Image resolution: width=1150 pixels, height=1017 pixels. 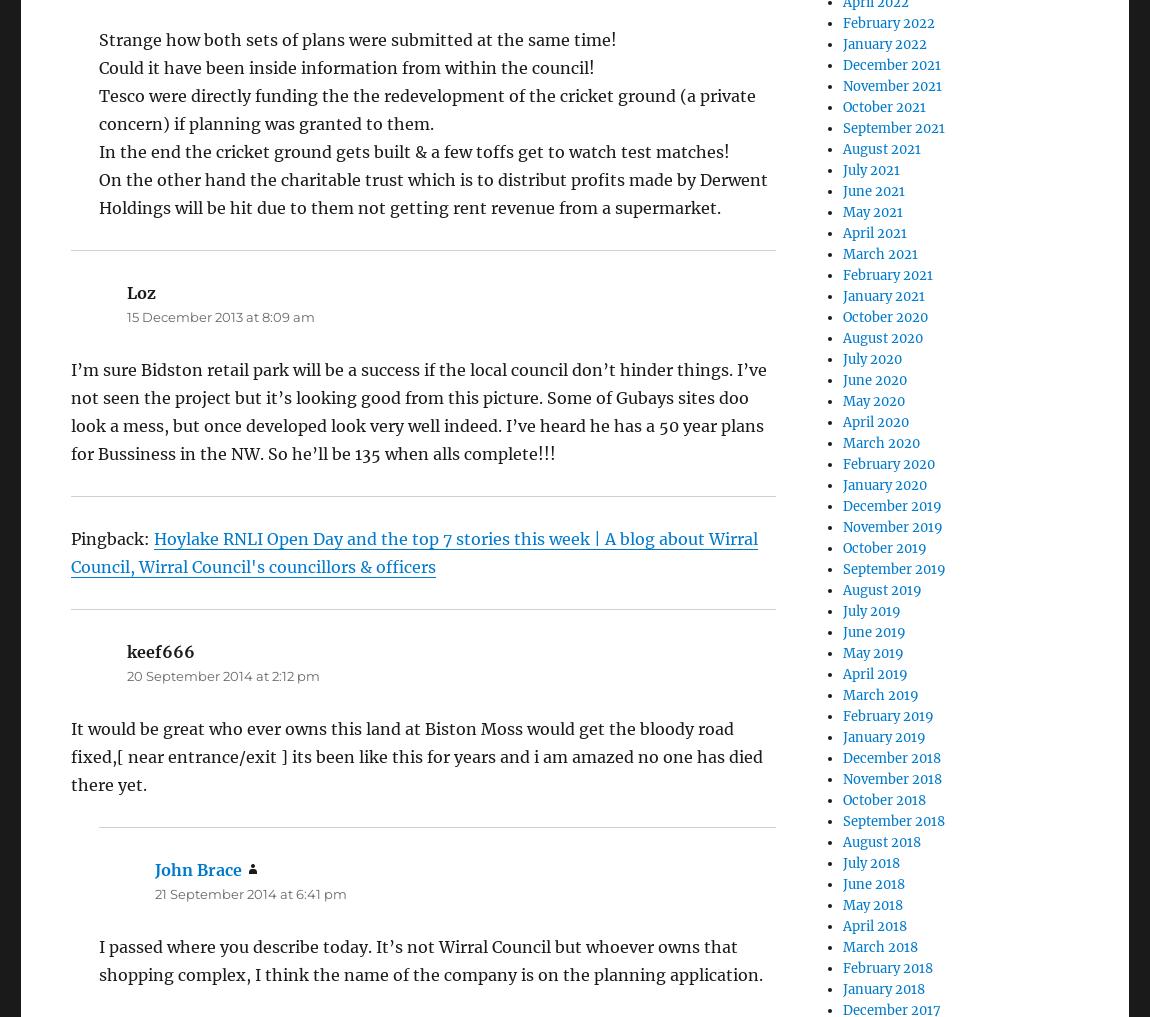 What do you see at coordinates (418, 411) in the screenshot?
I see `'I’m sure Bidston retail park will be a success if the local council don’t hinder things. I’ve not seen the project but it’s looking good from this picture. Some of Gubays sites doo look a mess, but once developed look very well indeed. I’ve heard he has a 50 year plans for Bussiness in the NW. So he’ll be 135 when alls complete!!!'` at bounding box center [418, 411].